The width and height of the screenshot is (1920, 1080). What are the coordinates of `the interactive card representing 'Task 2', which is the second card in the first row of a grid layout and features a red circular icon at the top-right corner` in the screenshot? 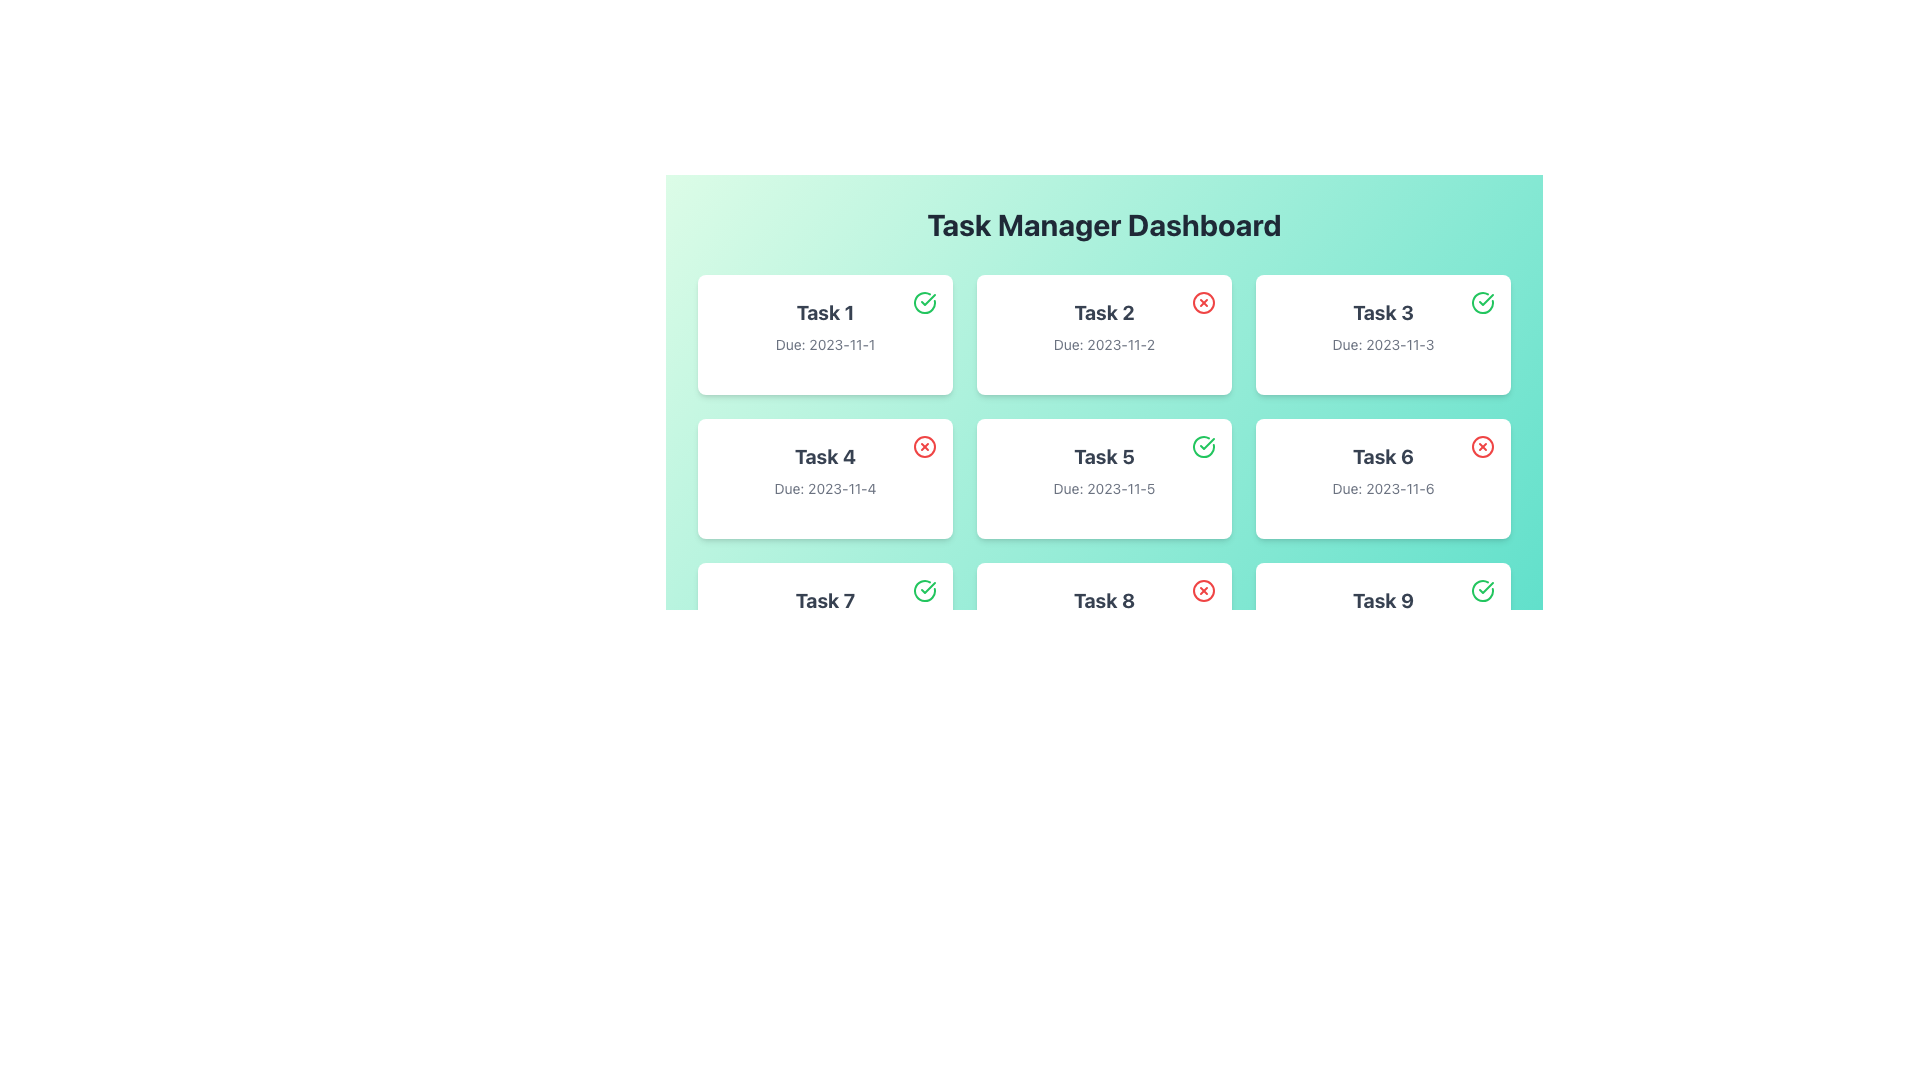 It's located at (1103, 334).